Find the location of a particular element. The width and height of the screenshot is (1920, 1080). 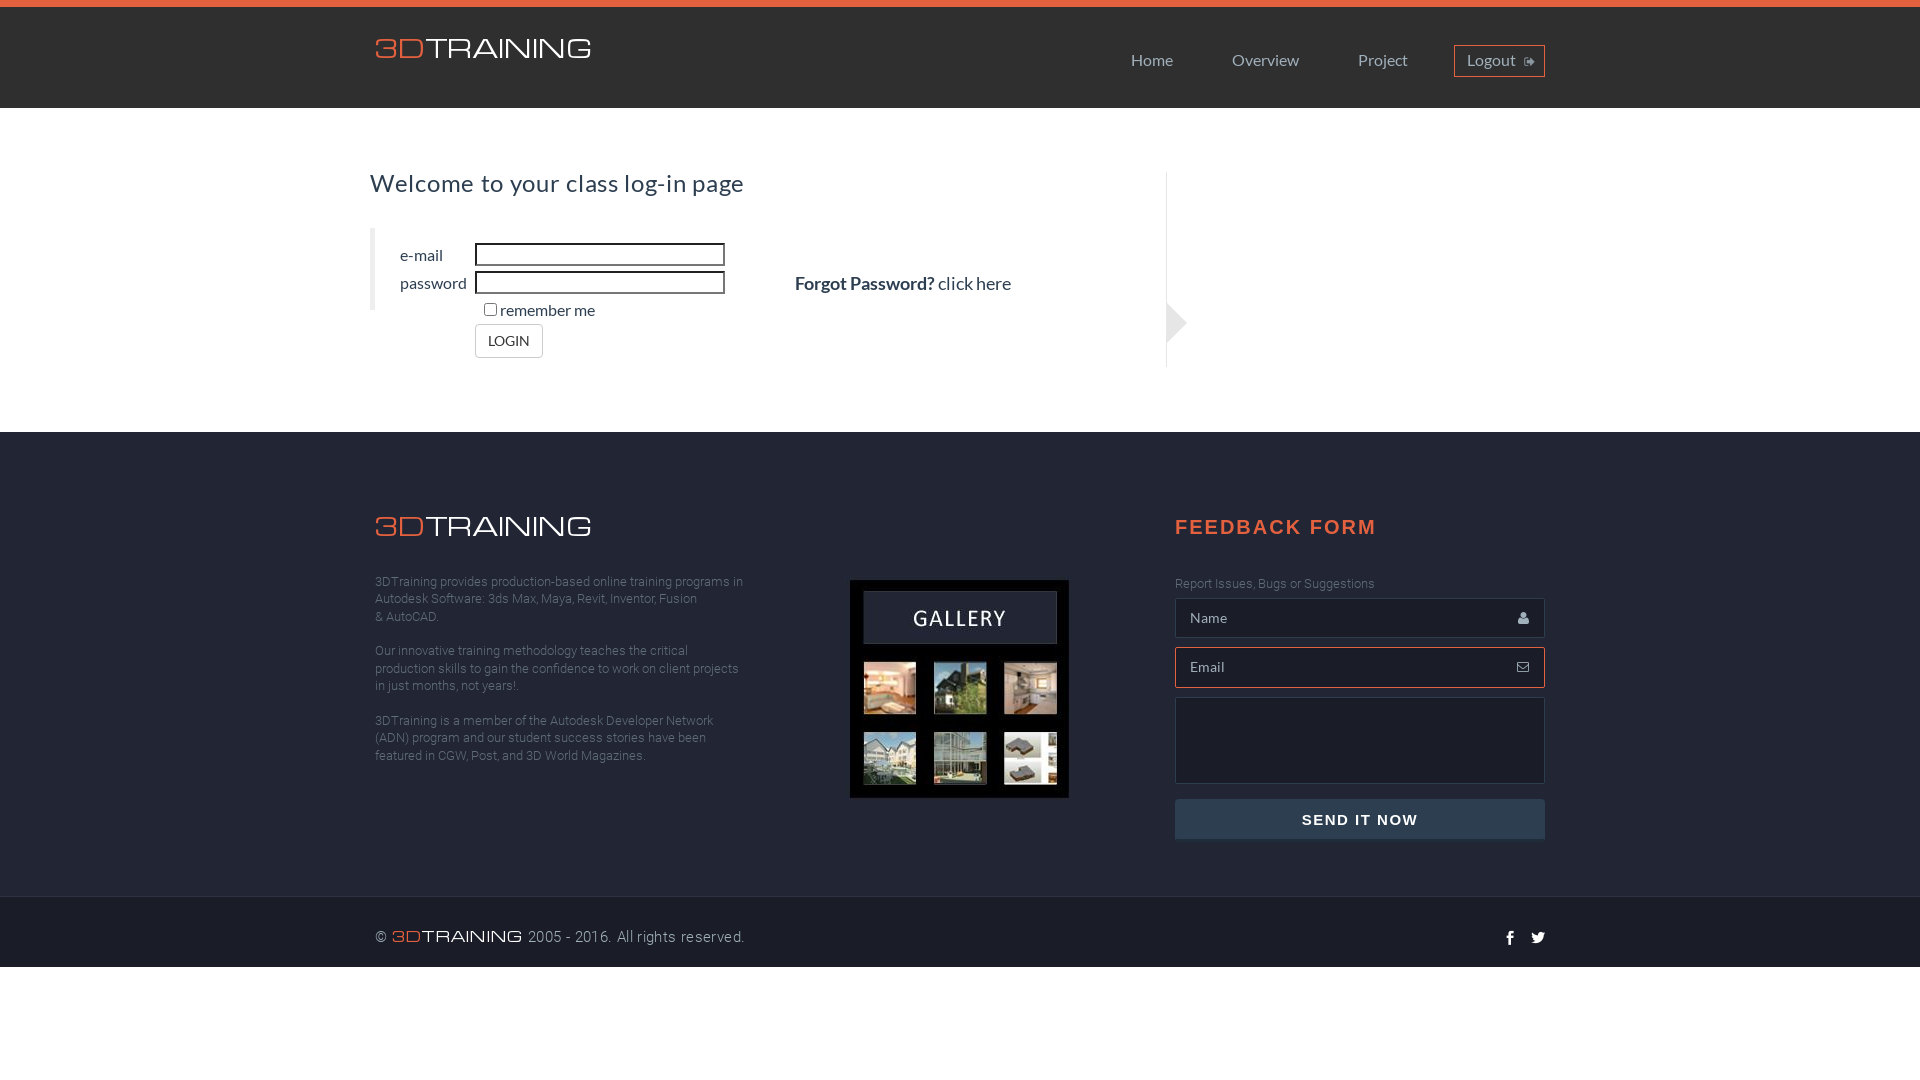

'3DTRAINING' is located at coordinates (483, 46).